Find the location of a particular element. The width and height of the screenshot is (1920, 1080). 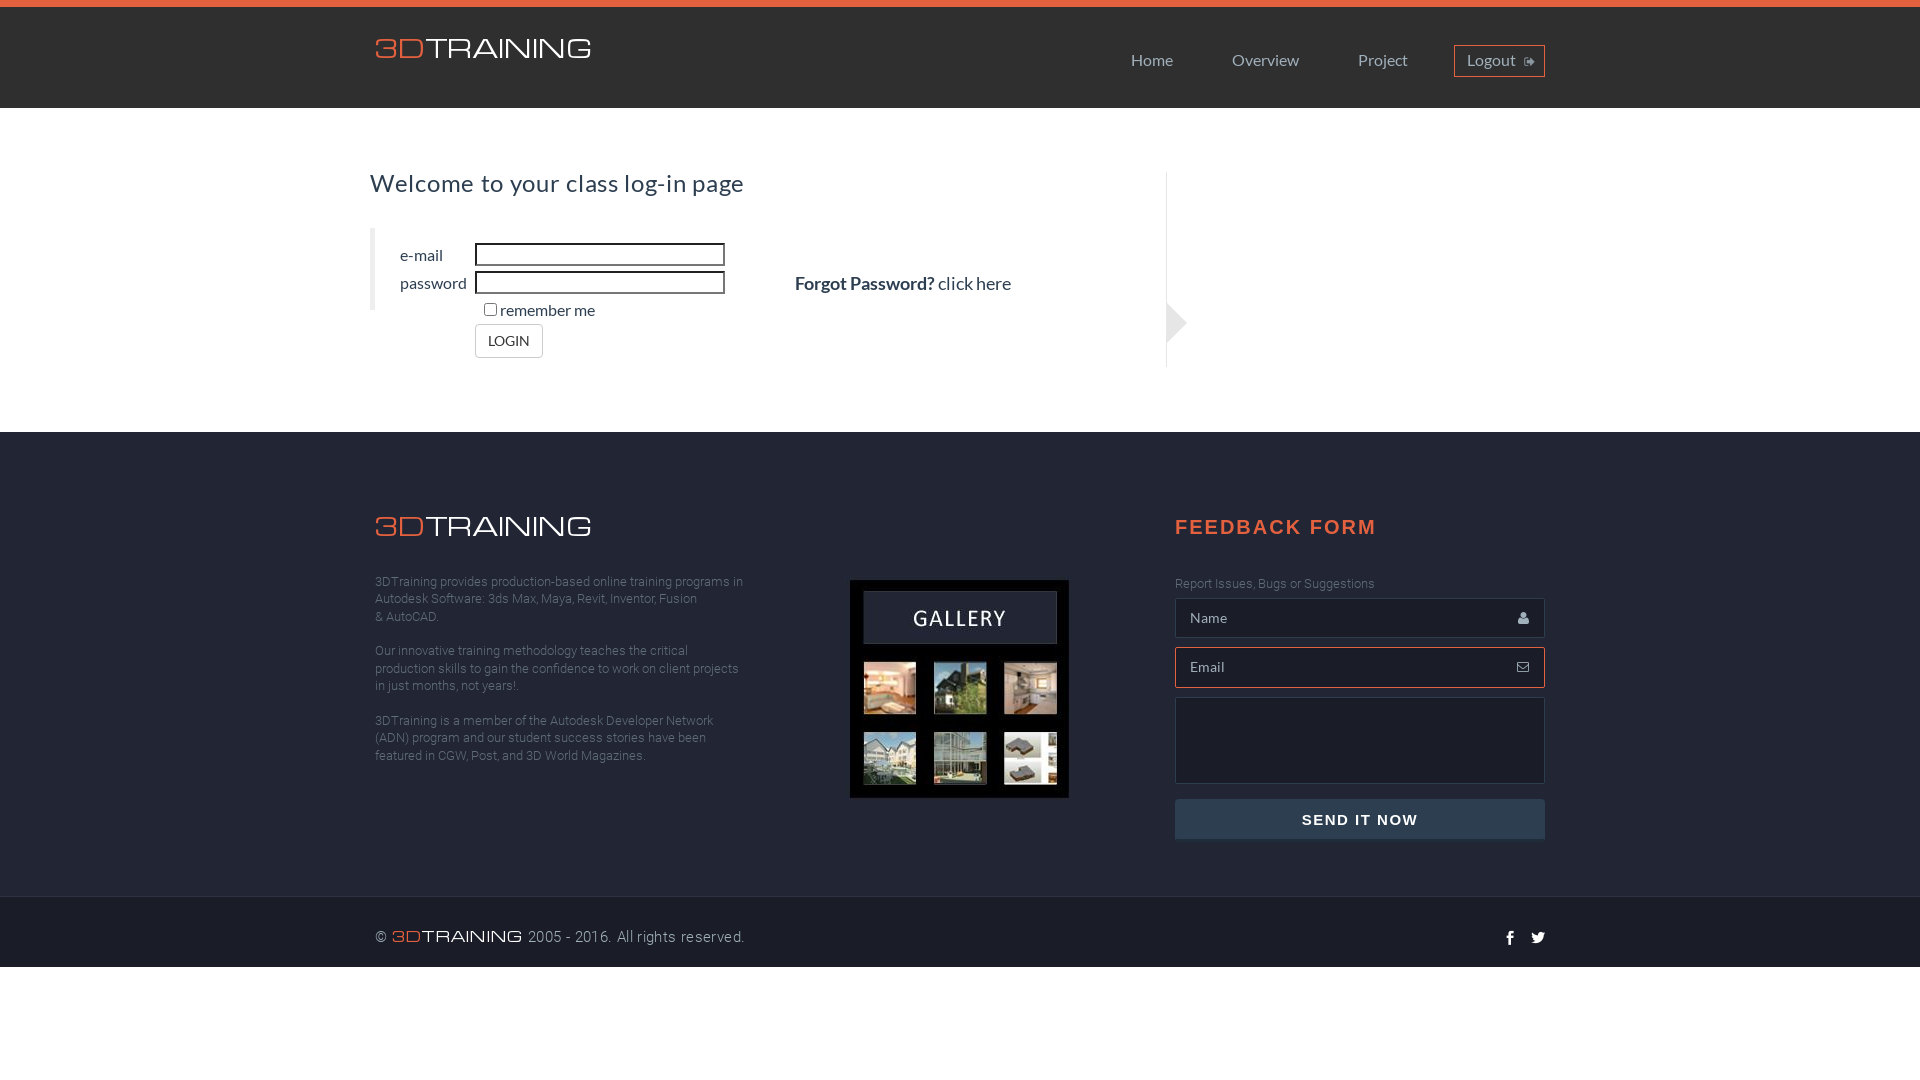

'3DTRAINING' is located at coordinates (483, 46).